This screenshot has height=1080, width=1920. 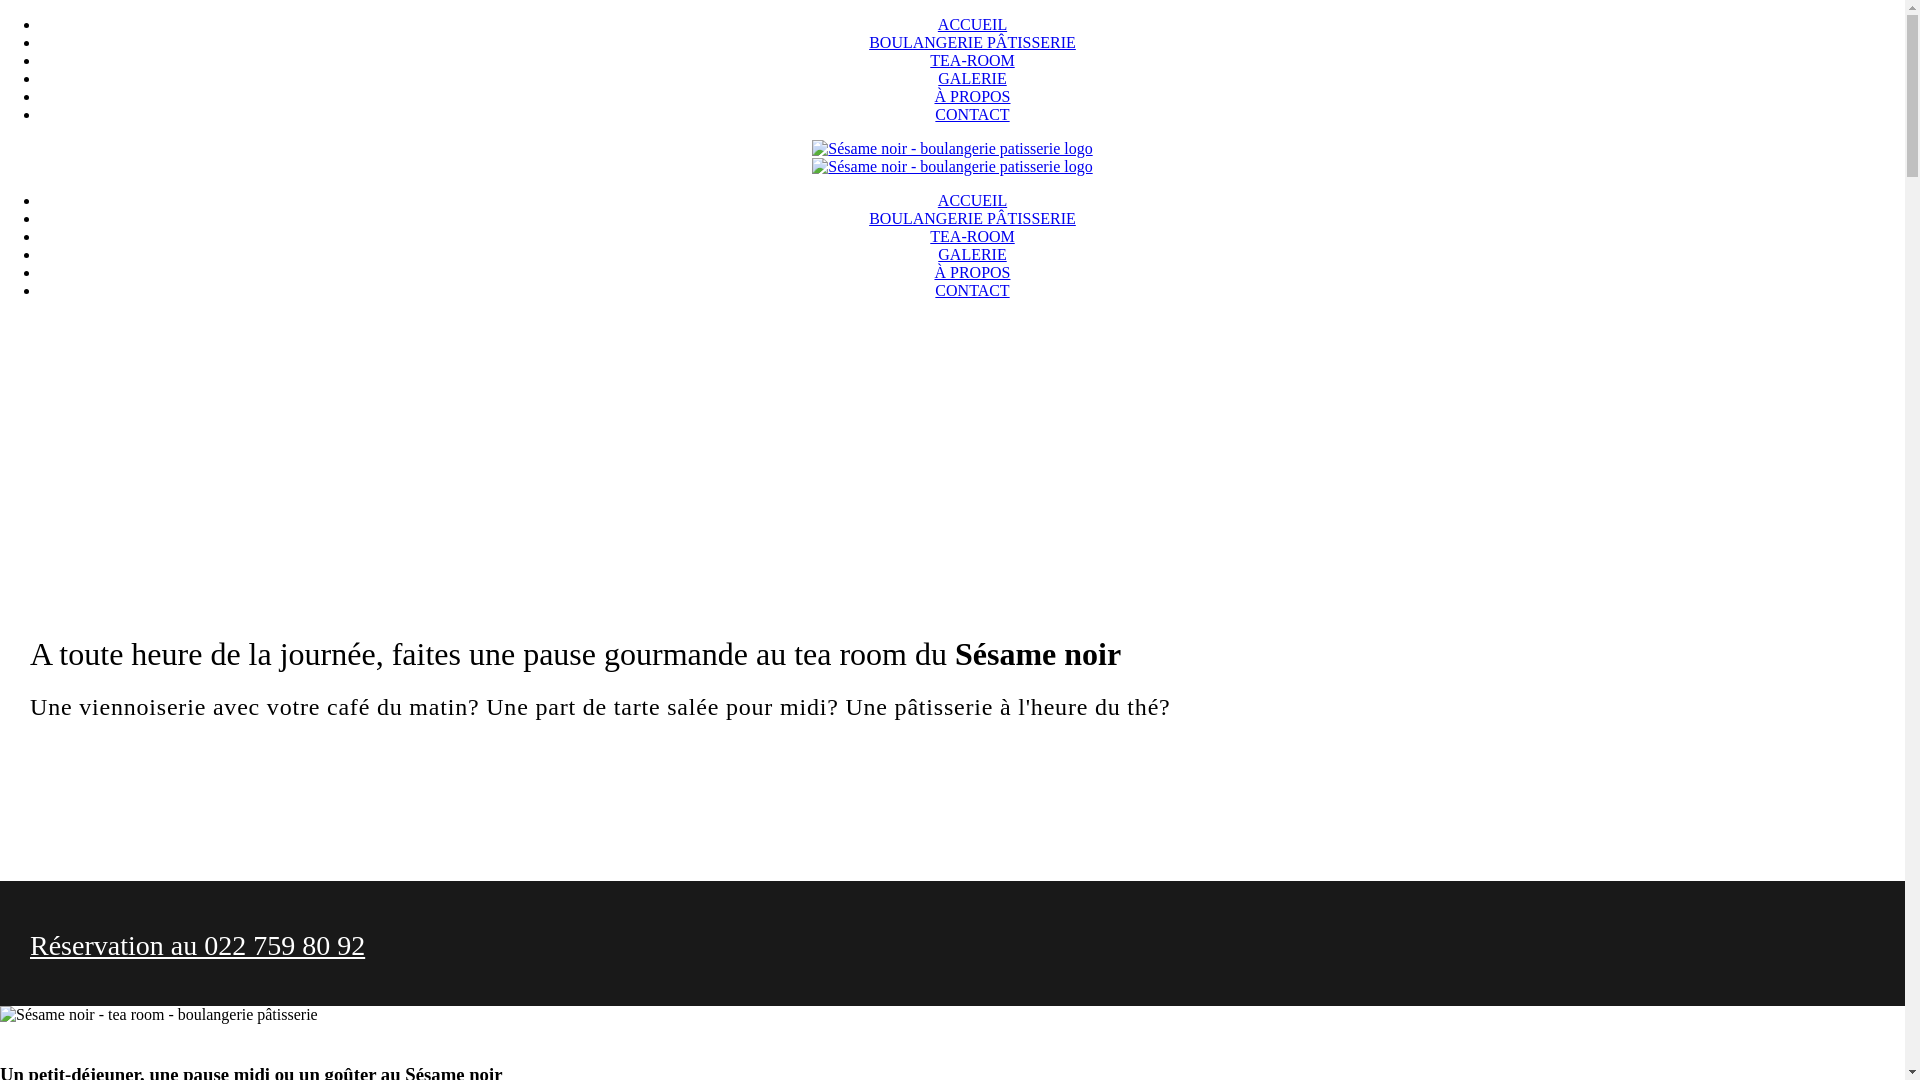 I want to click on 'CONTACT', so click(x=971, y=290).